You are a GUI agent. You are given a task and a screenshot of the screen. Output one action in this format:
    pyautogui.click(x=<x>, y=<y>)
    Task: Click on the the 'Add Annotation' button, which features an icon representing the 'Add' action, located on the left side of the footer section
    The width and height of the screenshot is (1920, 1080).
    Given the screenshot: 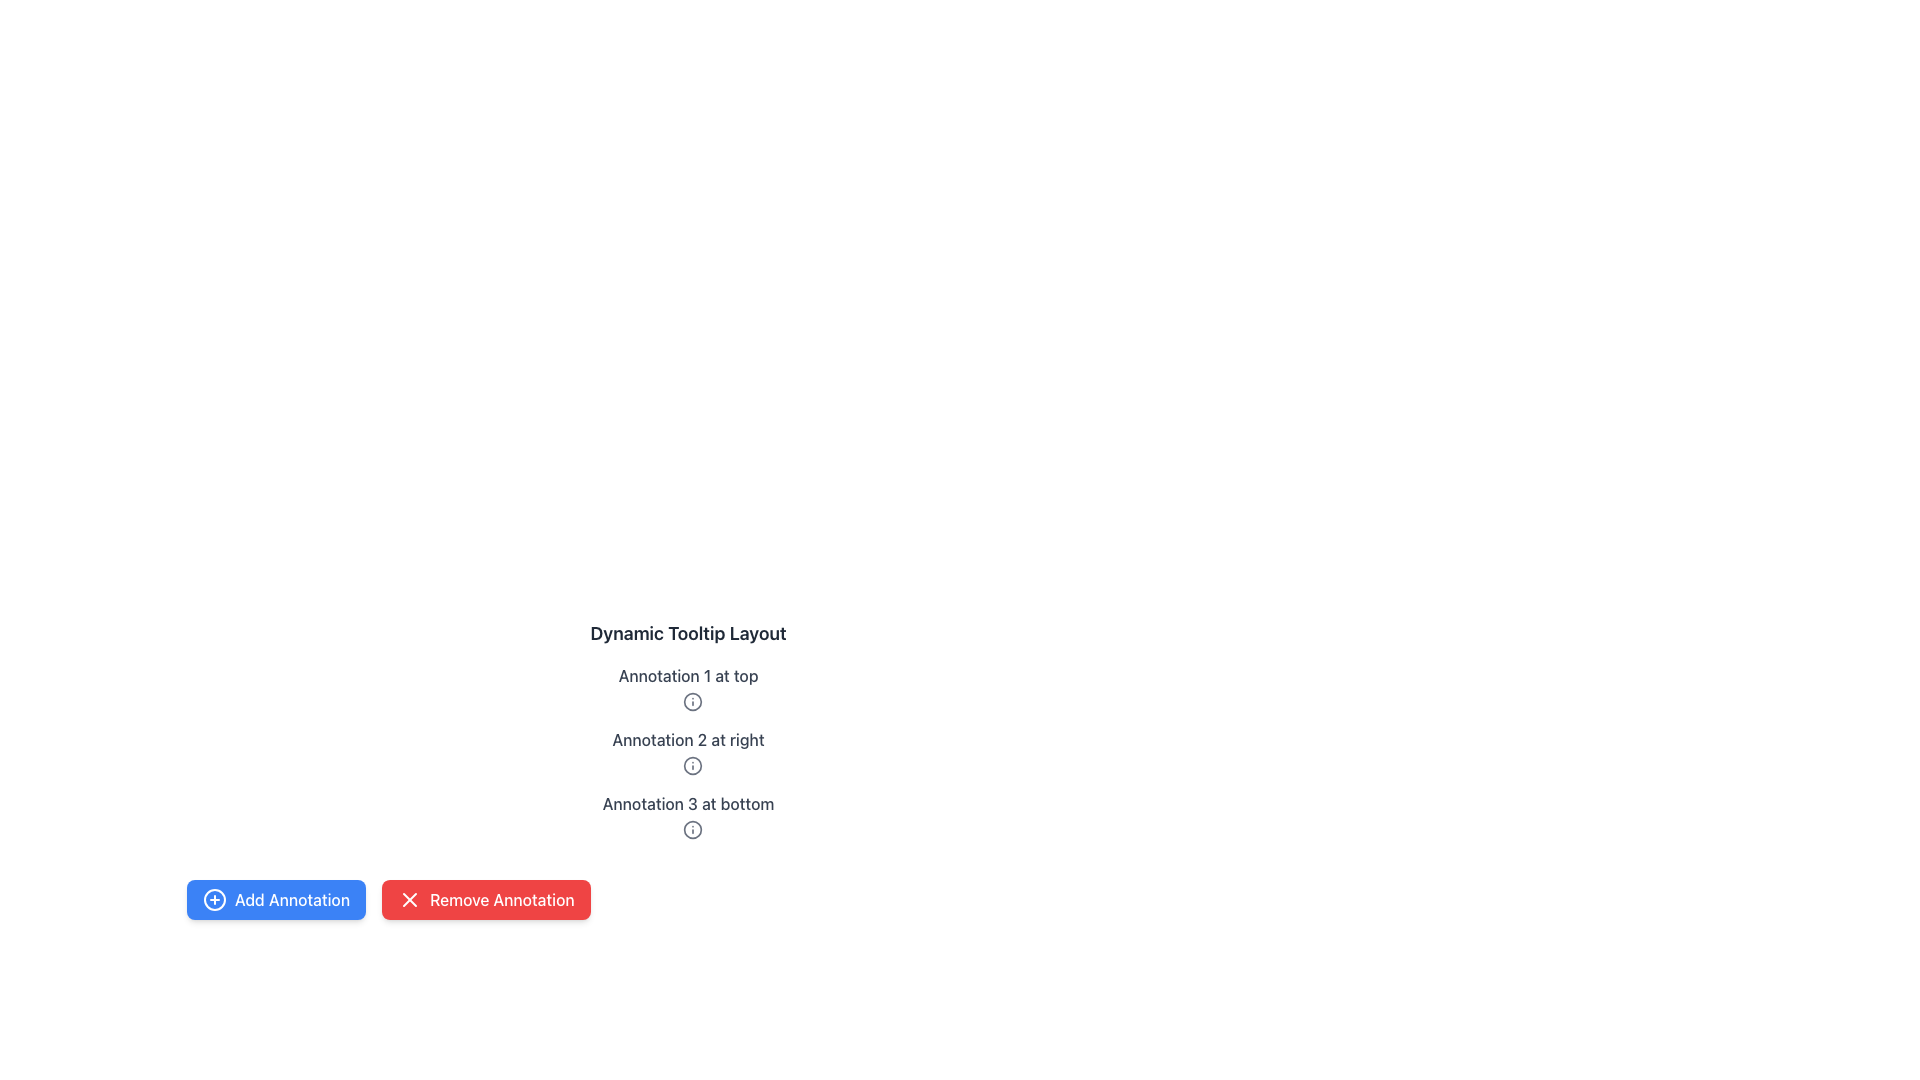 What is the action you would take?
    pyautogui.click(x=215, y=898)
    